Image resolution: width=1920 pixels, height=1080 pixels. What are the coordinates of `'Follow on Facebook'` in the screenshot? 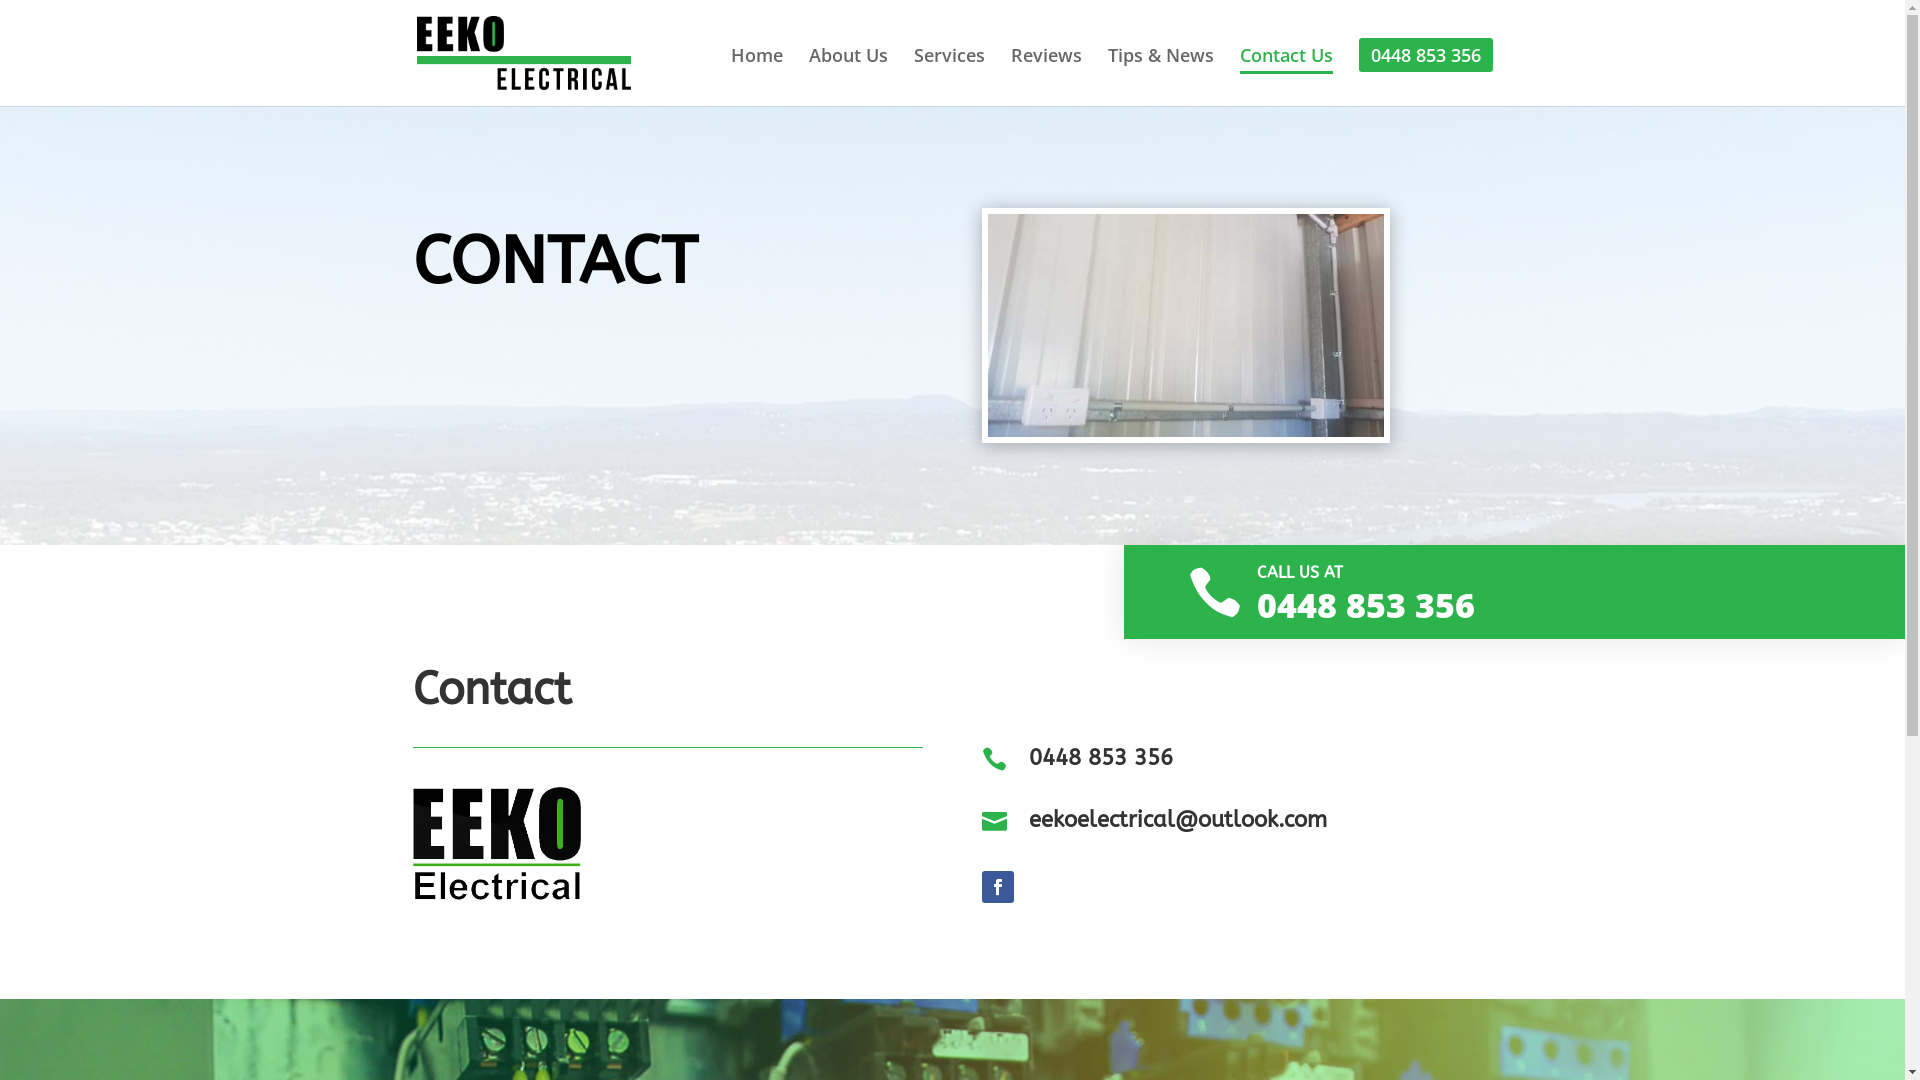 It's located at (998, 886).